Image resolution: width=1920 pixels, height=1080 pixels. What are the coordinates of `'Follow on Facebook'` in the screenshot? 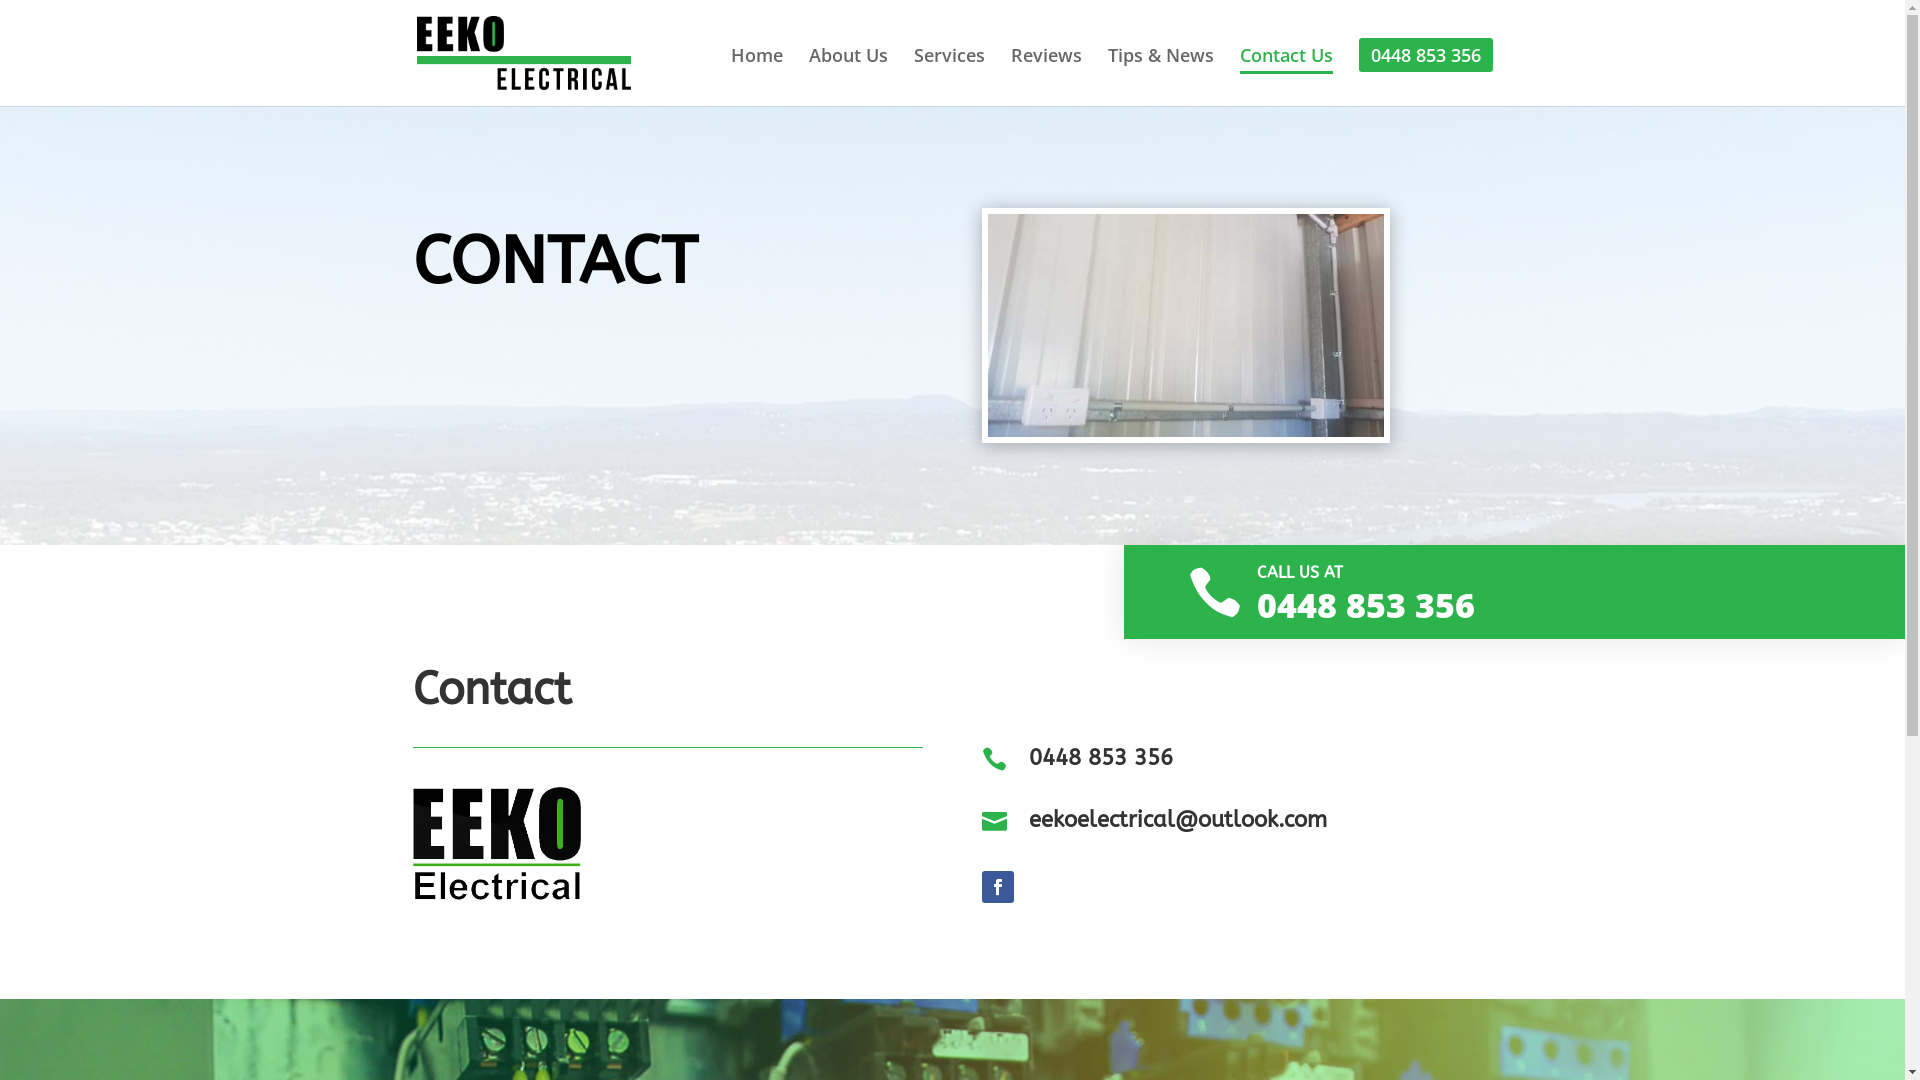 It's located at (998, 886).